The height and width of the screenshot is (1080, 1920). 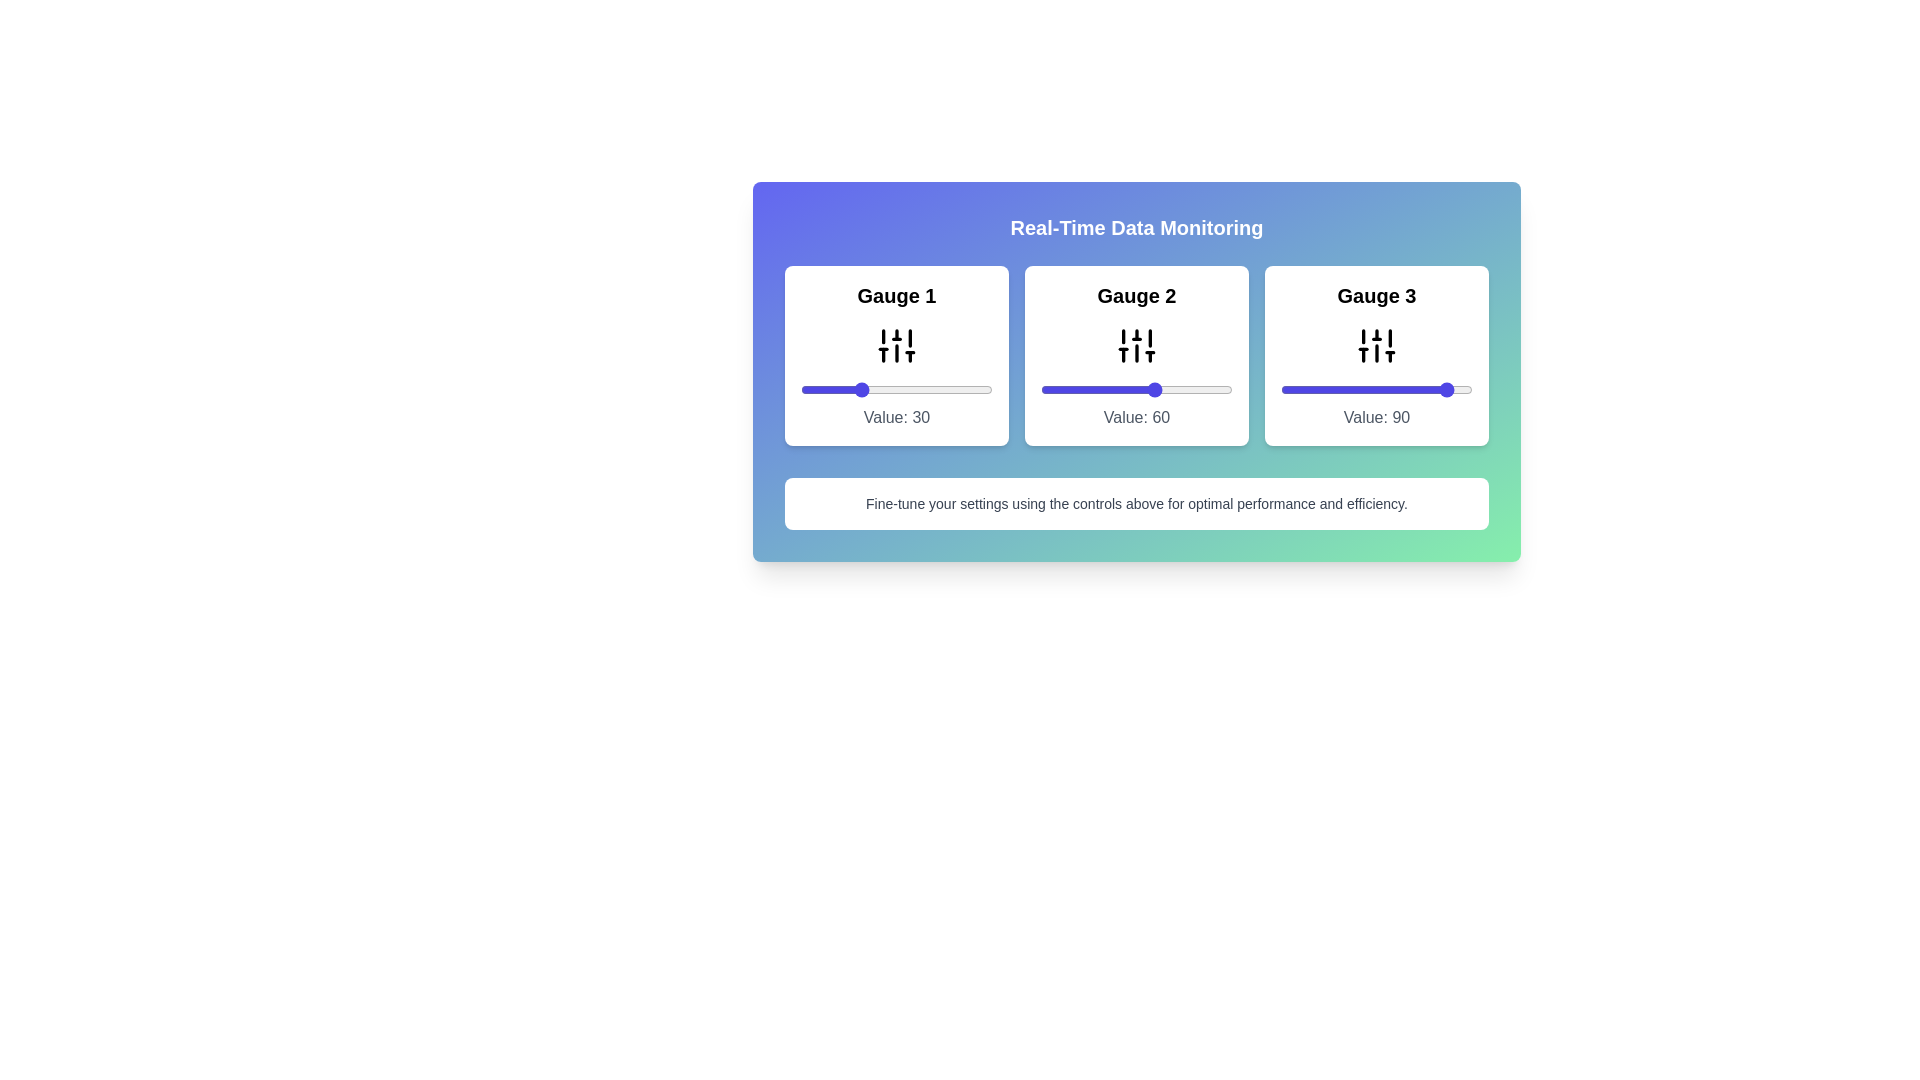 I want to click on the static text label displaying the numeric value located at the bottom of the card labeled 'Gauge 3', which is positioned directly underneath a slider control in the third card from the left, so click(x=1376, y=416).